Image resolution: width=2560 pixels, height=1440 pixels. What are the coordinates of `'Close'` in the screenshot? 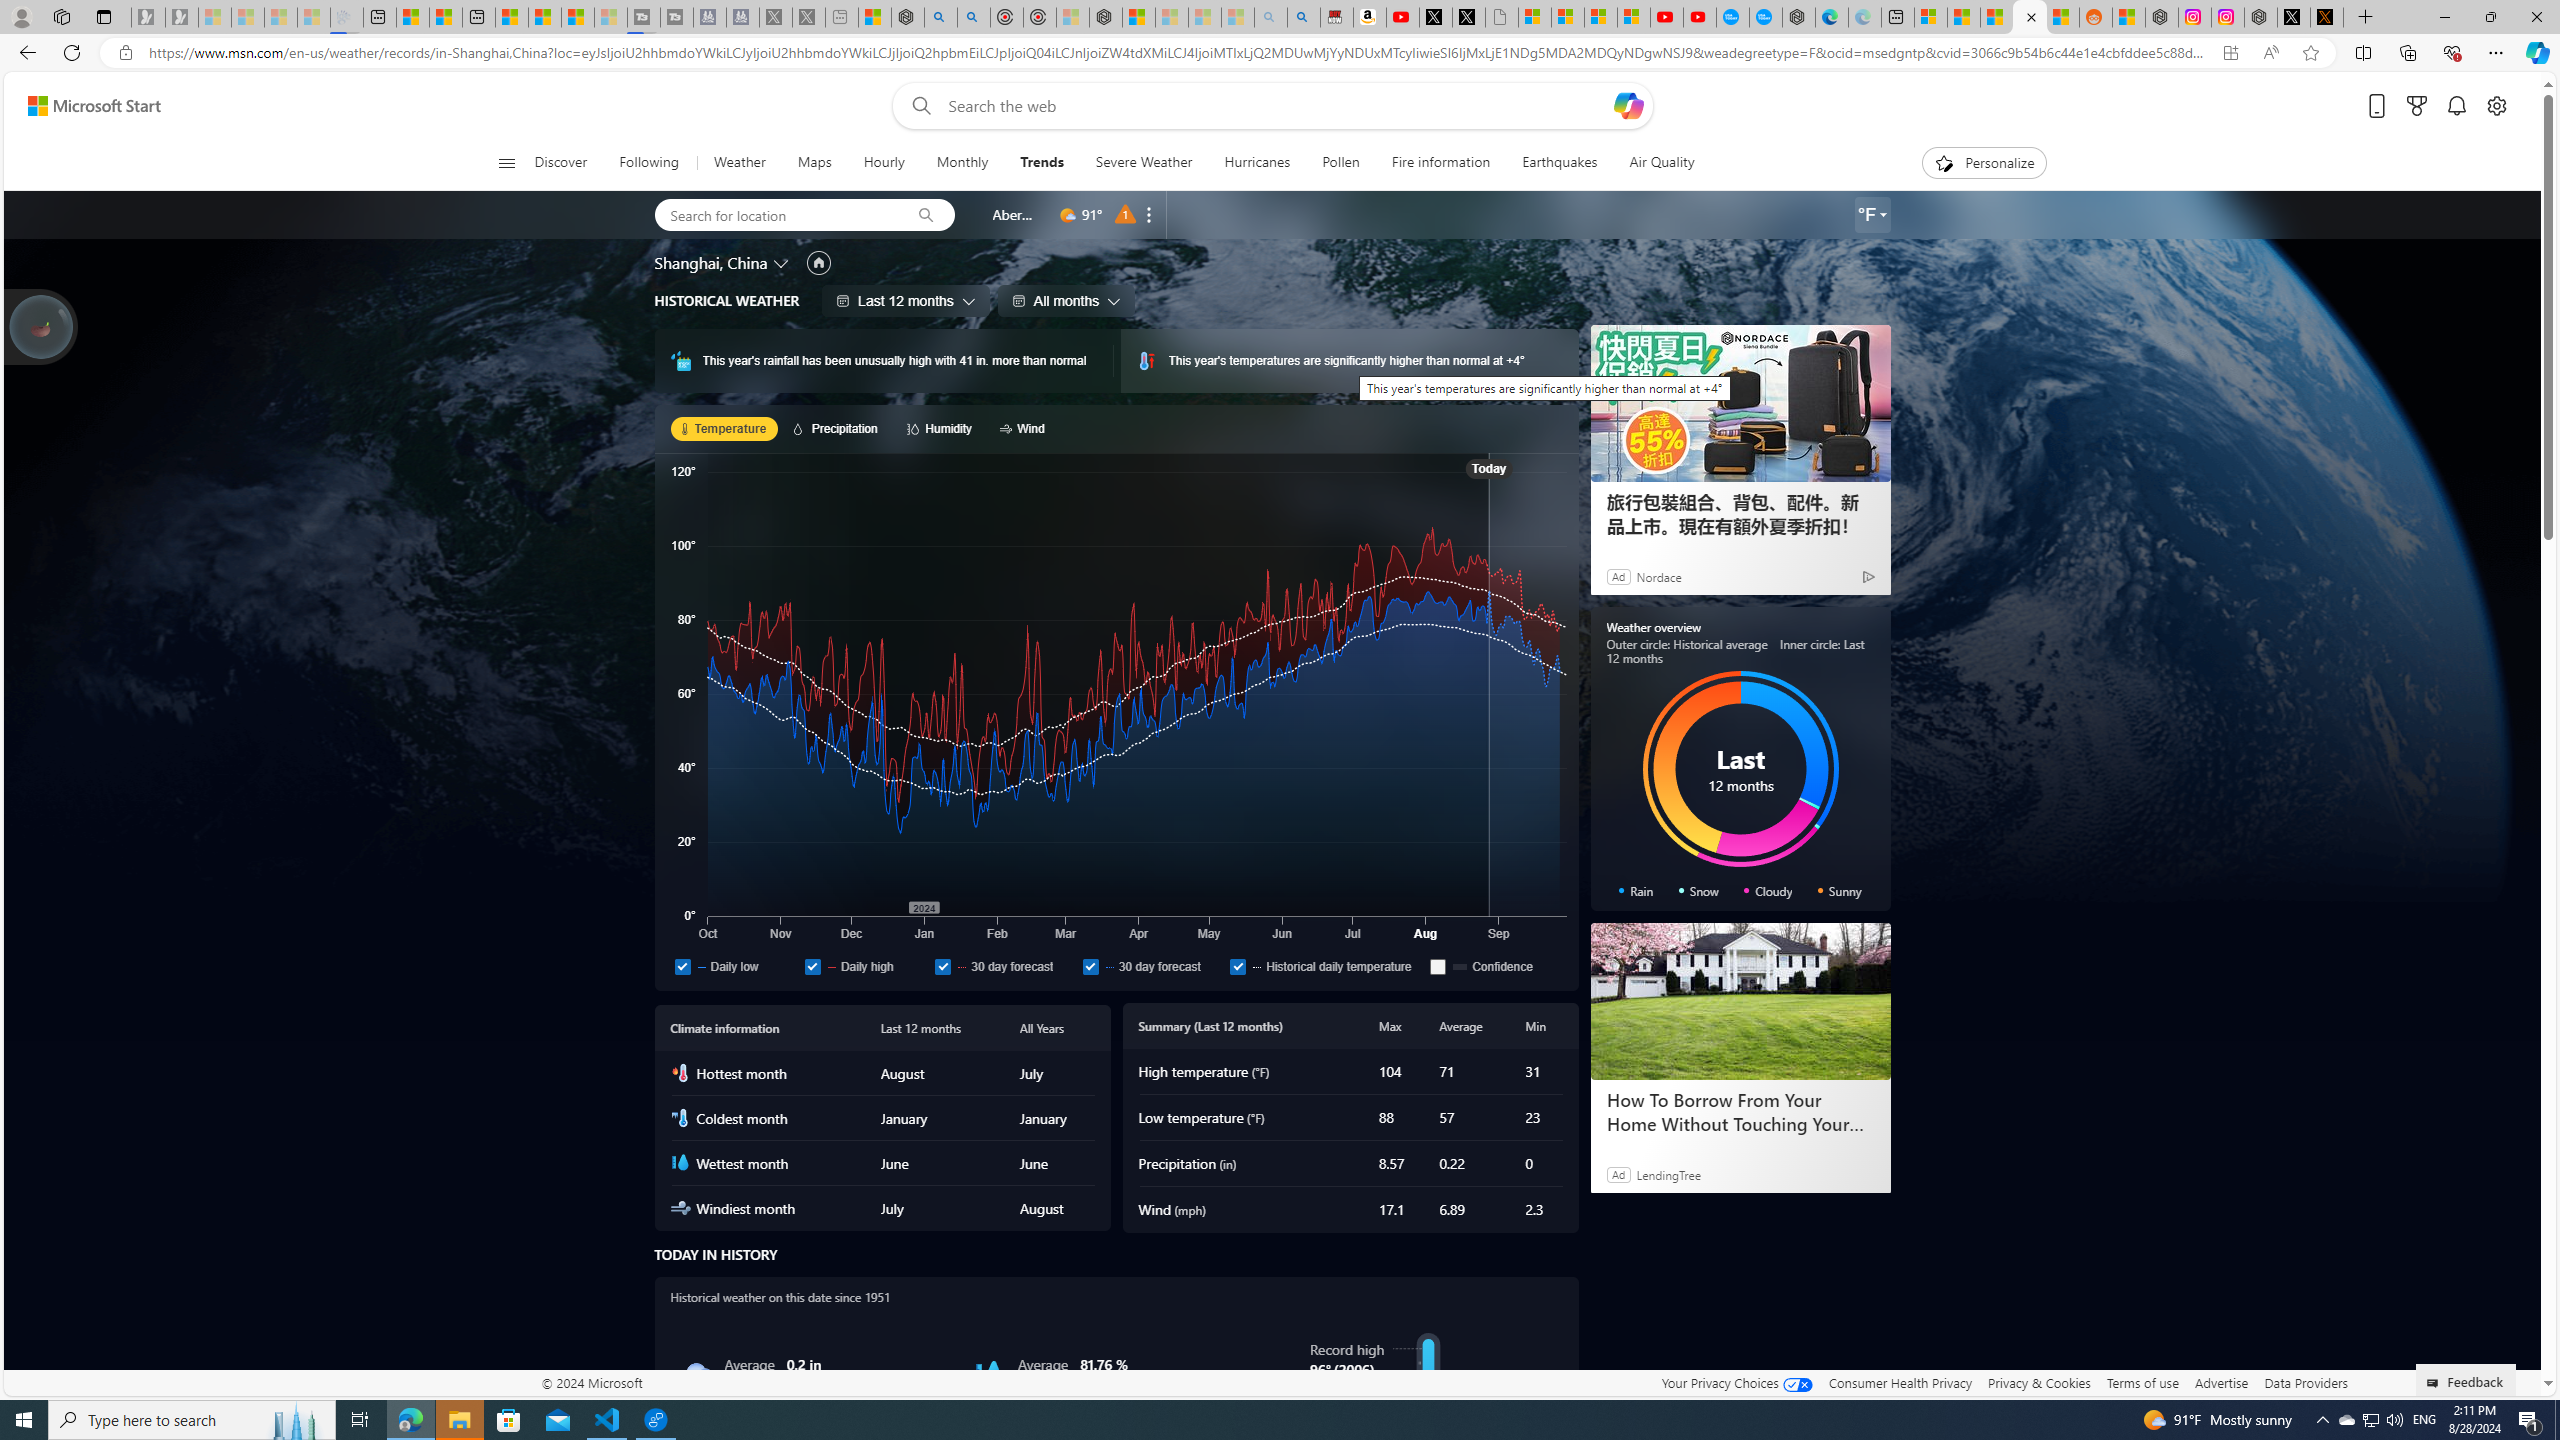 It's located at (2535, 16).